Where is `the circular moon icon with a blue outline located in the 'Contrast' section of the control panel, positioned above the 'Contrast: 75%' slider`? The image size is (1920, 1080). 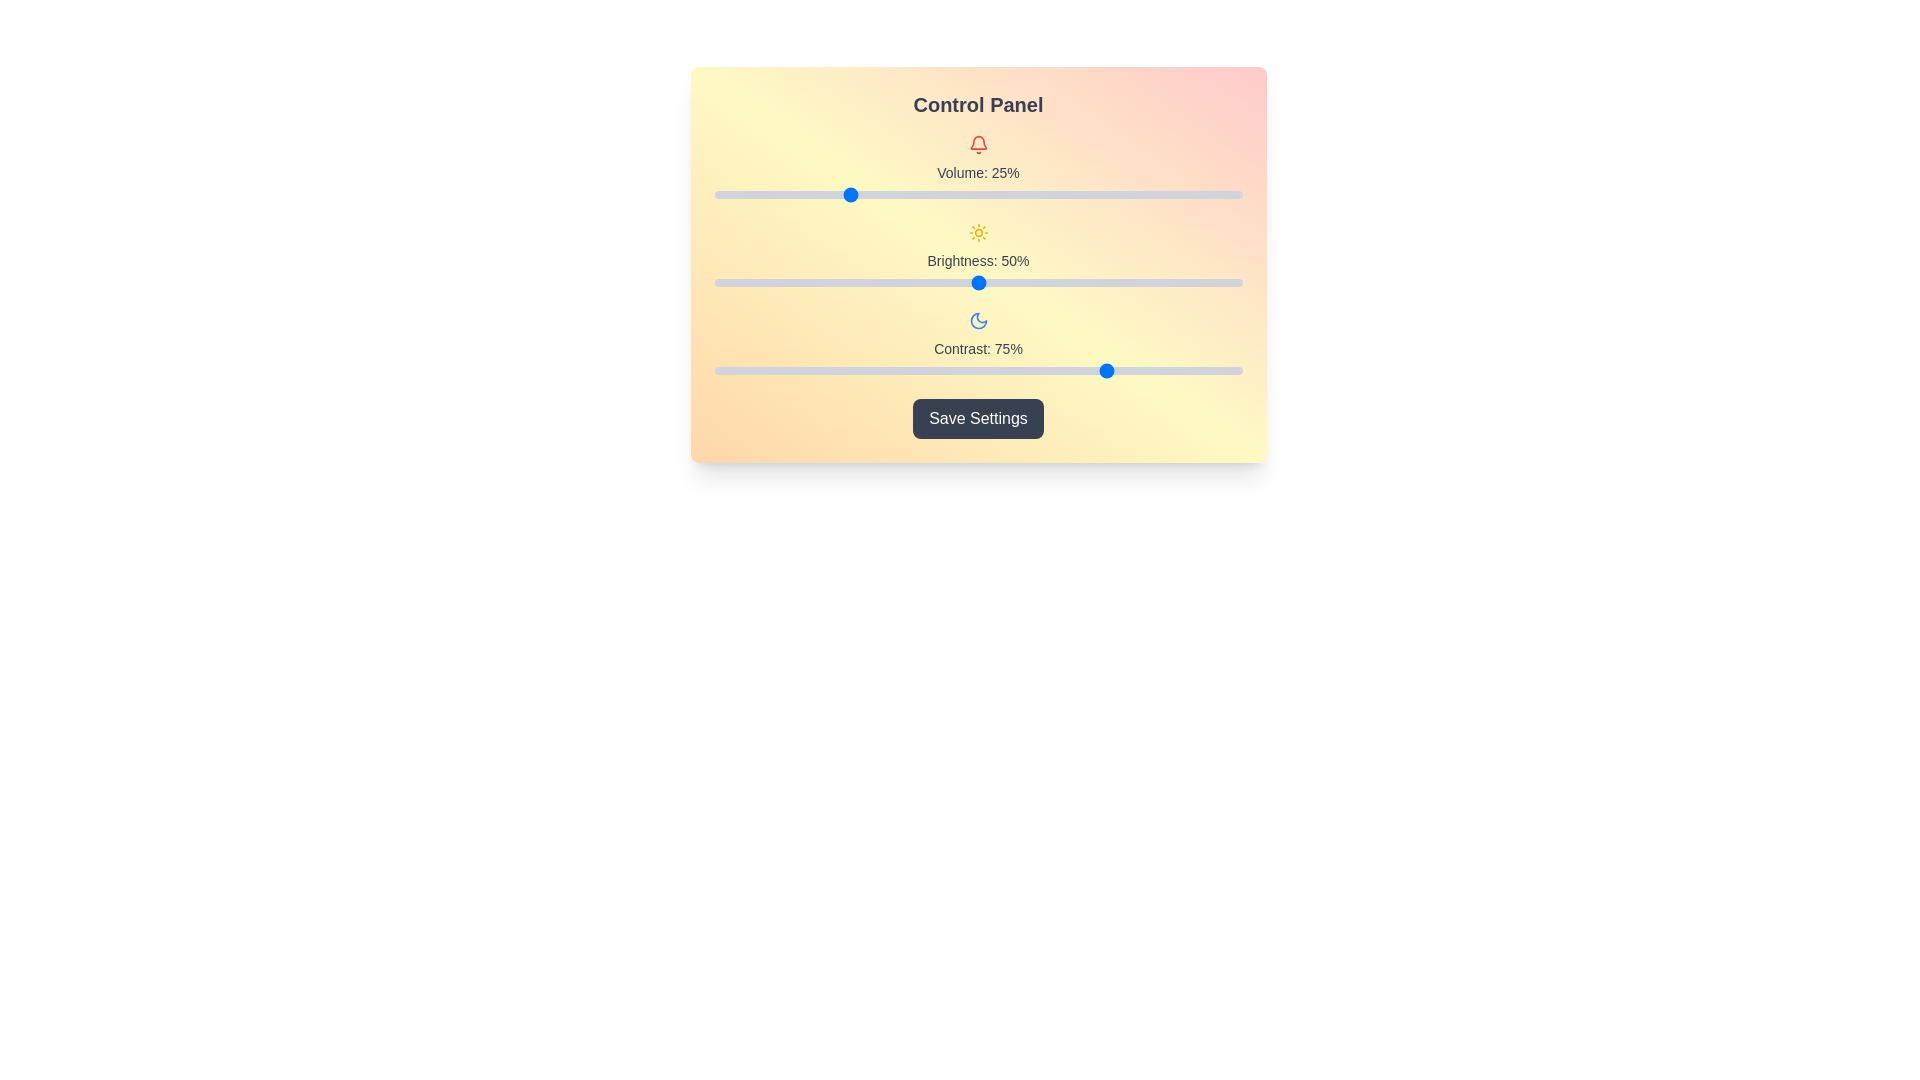
the circular moon icon with a blue outline located in the 'Contrast' section of the control panel, positioned above the 'Contrast: 75%' slider is located at coordinates (978, 319).